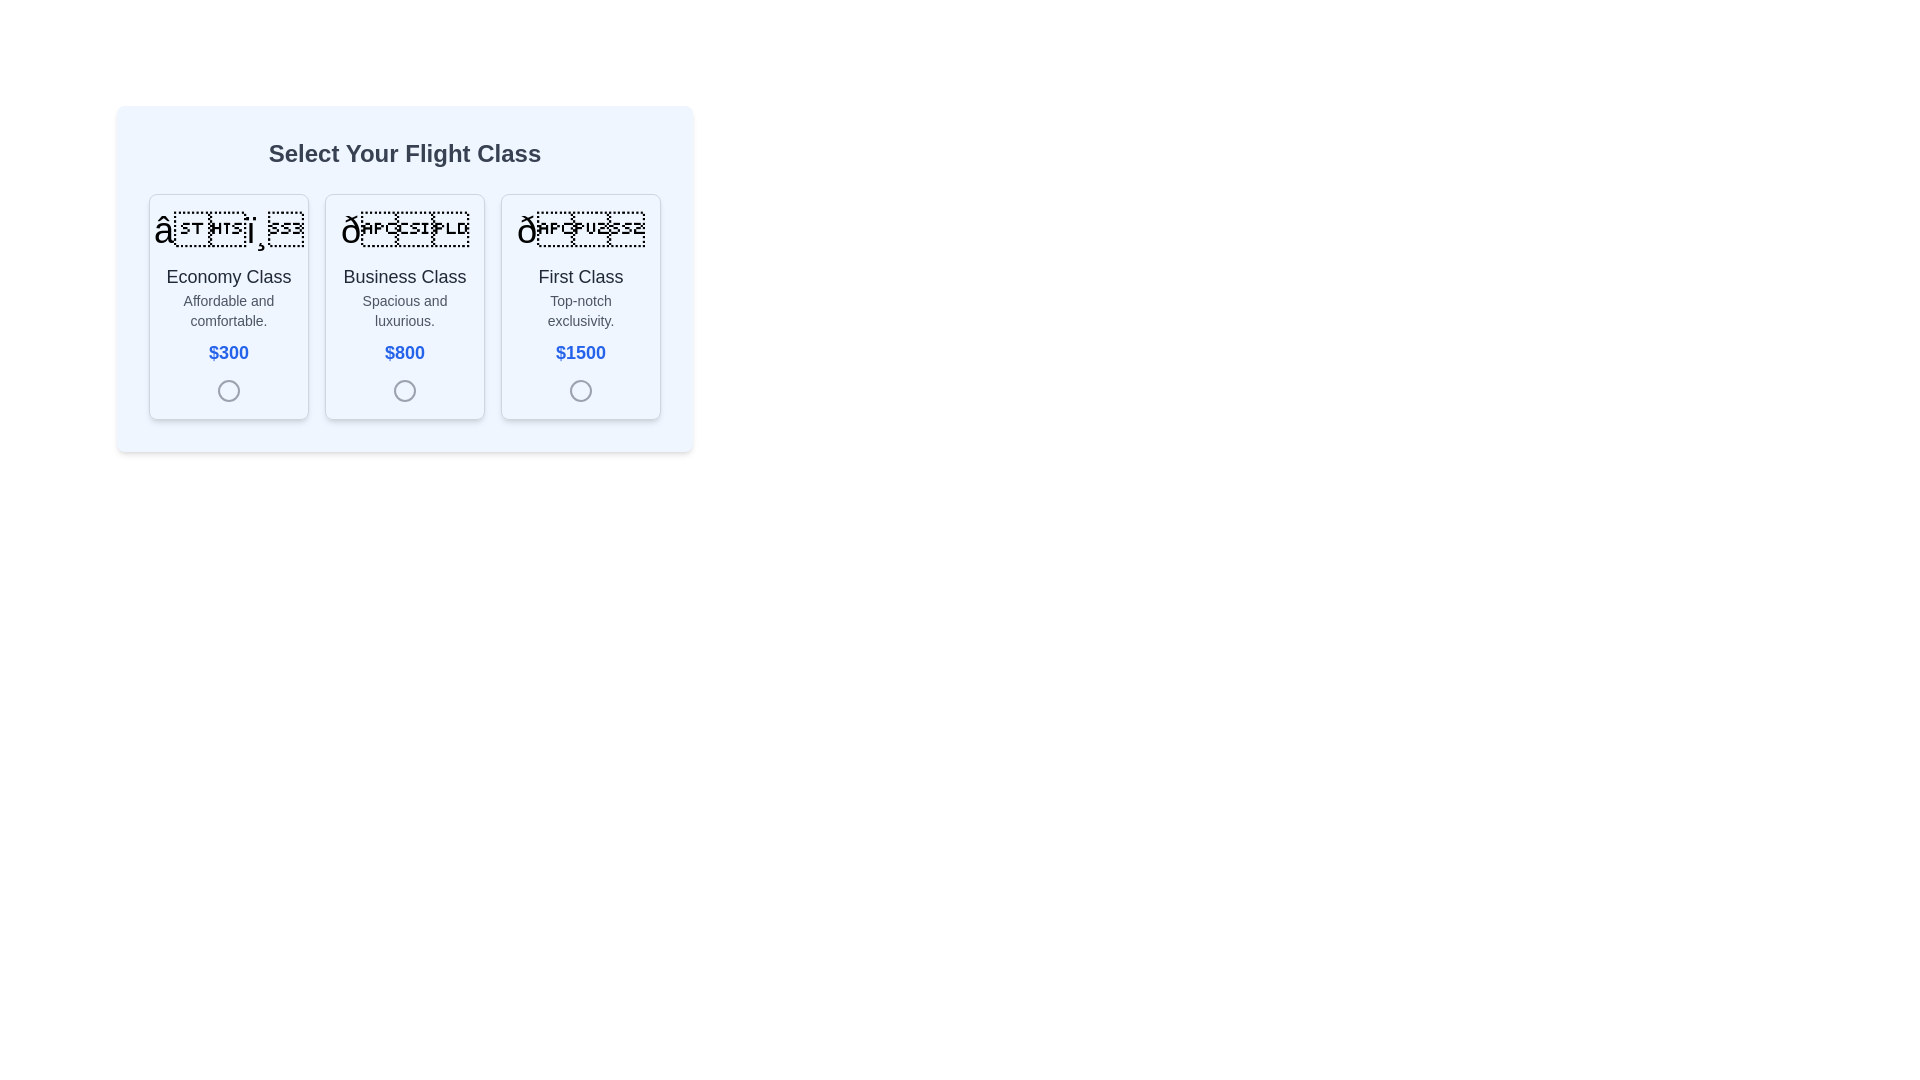 This screenshot has height=1080, width=1920. Describe the element at coordinates (579, 230) in the screenshot. I see `the decorative icon located at the top center of the 'First Class' option card, which emphasizes its exclusivity and luxury` at that location.